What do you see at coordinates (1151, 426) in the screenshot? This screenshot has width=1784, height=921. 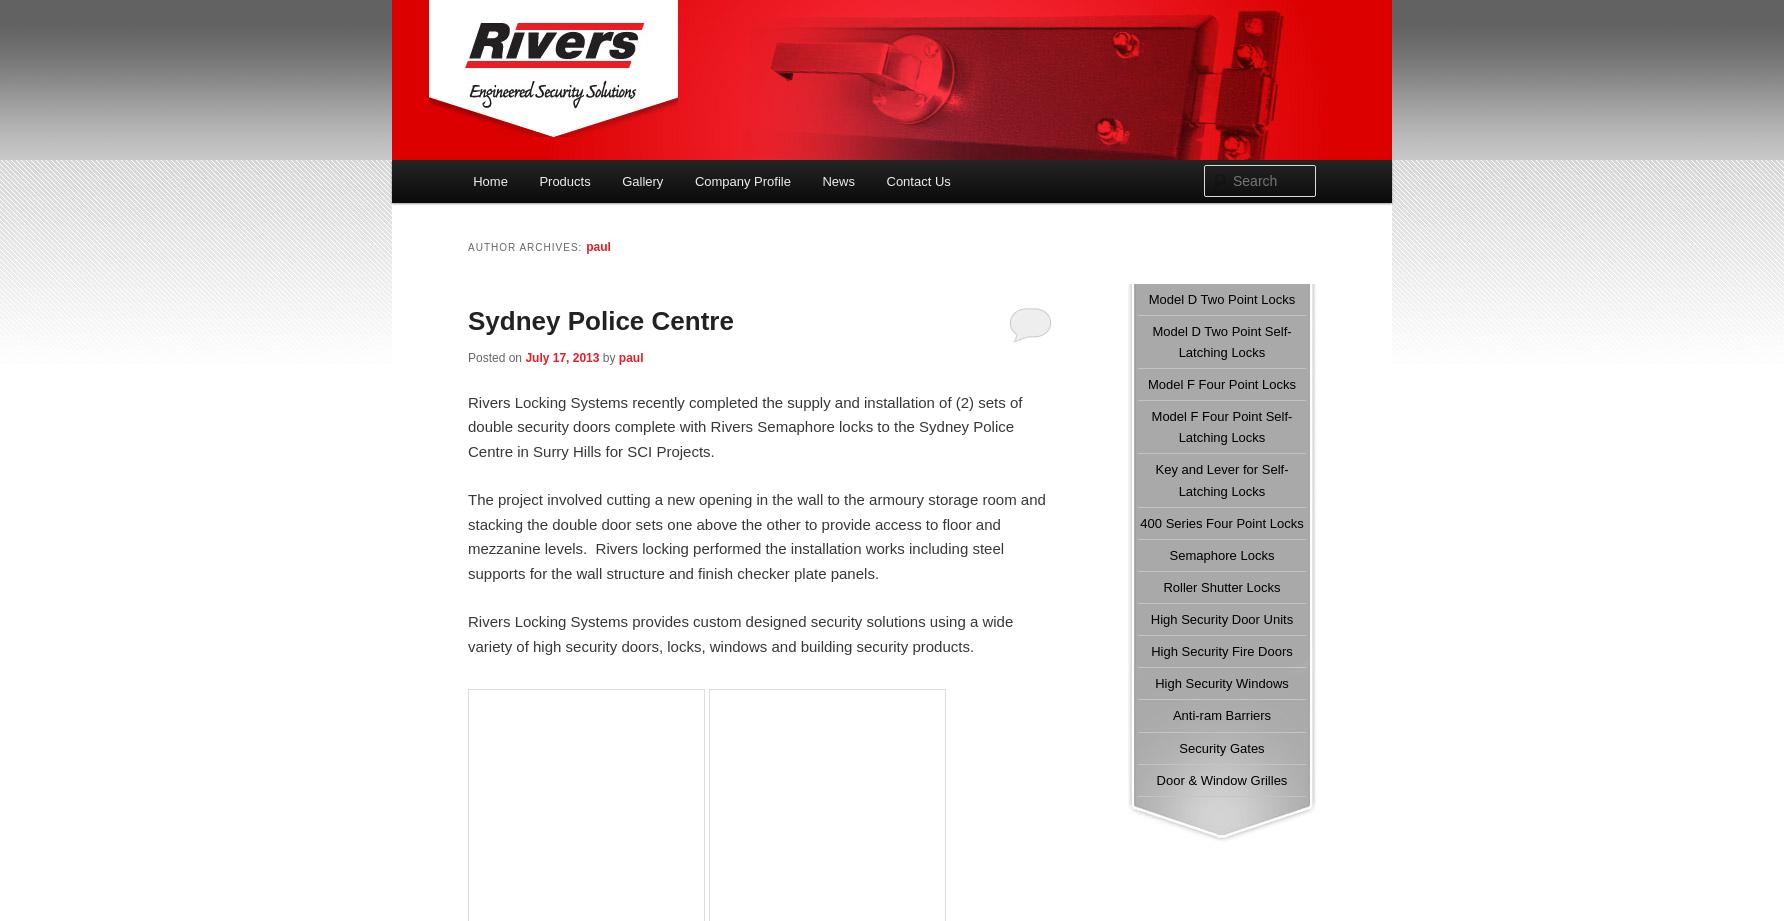 I see `'Model F Four Point Self-Latching Locks'` at bounding box center [1151, 426].